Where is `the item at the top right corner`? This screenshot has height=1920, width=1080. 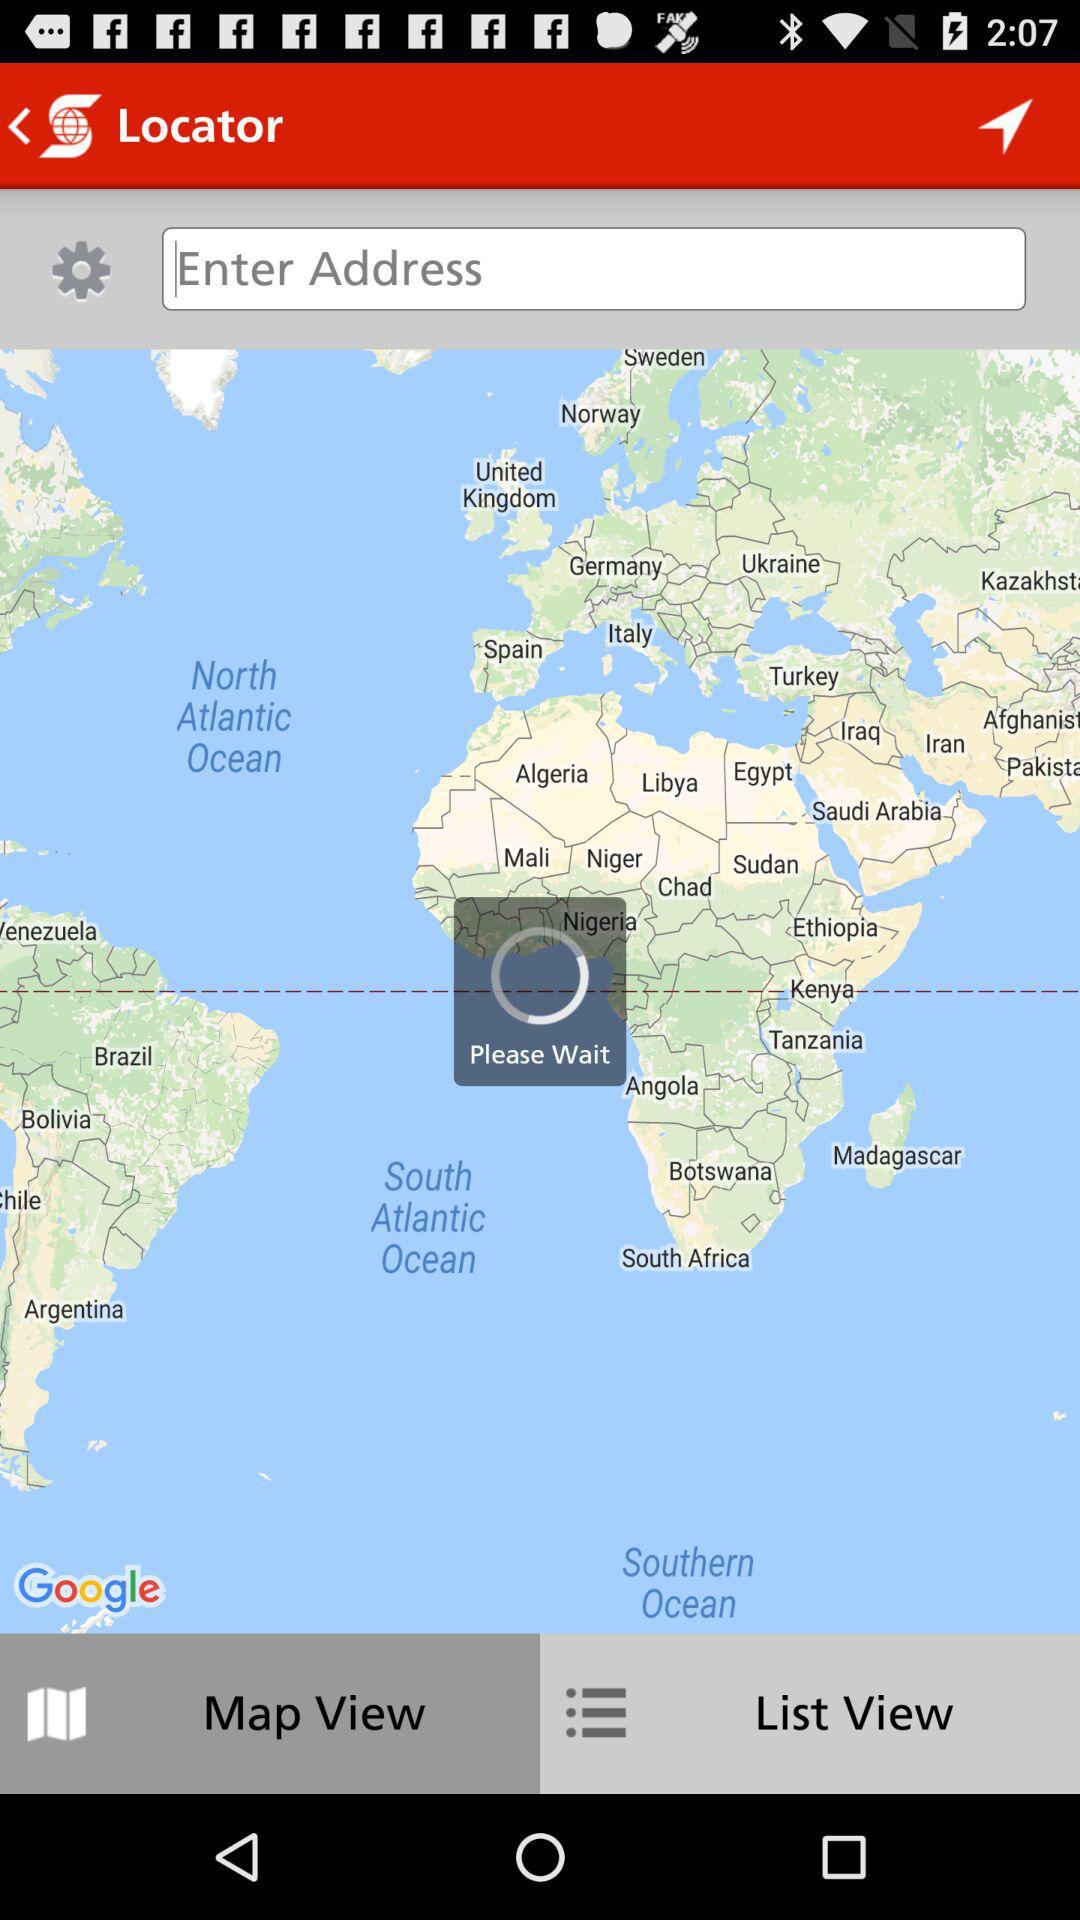 the item at the top right corner is located at coordinates (1006, 124).